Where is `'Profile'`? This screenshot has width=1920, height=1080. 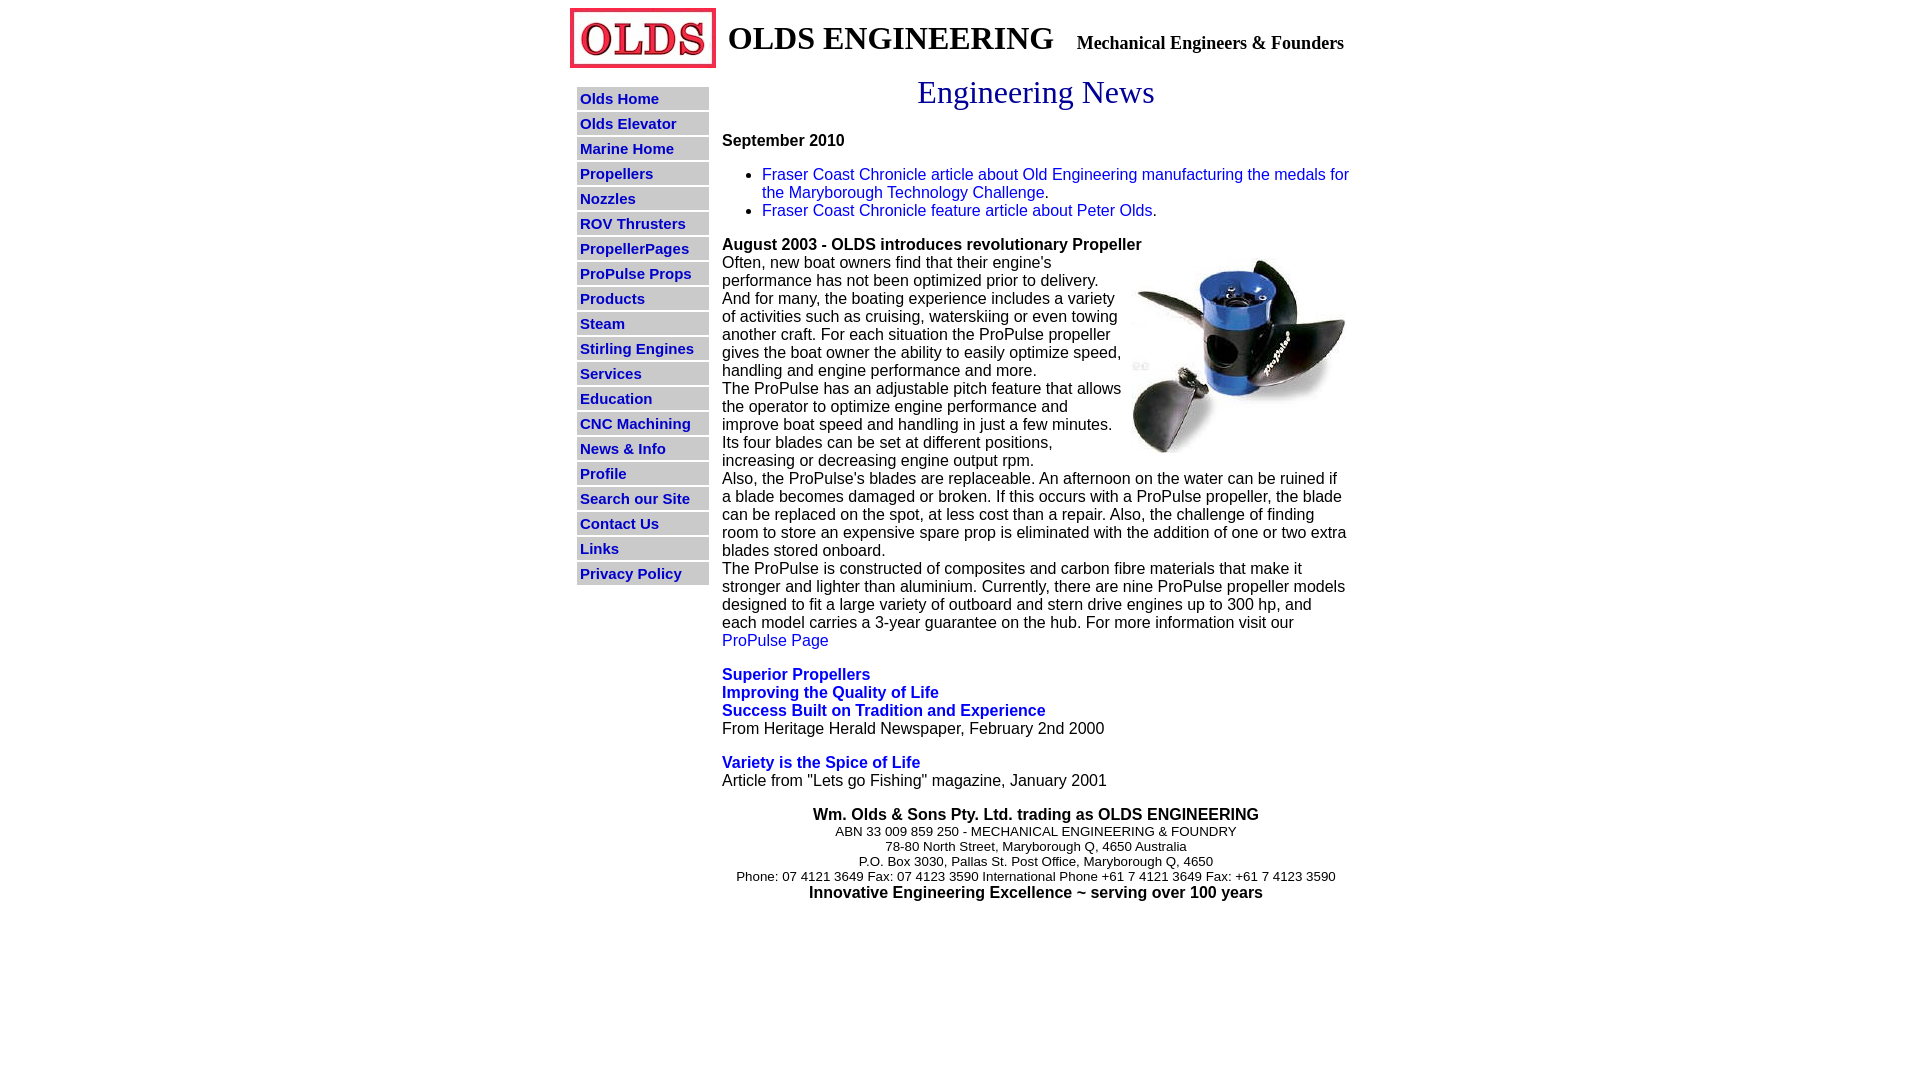 'Profile' is located at coordinates (643, 473).